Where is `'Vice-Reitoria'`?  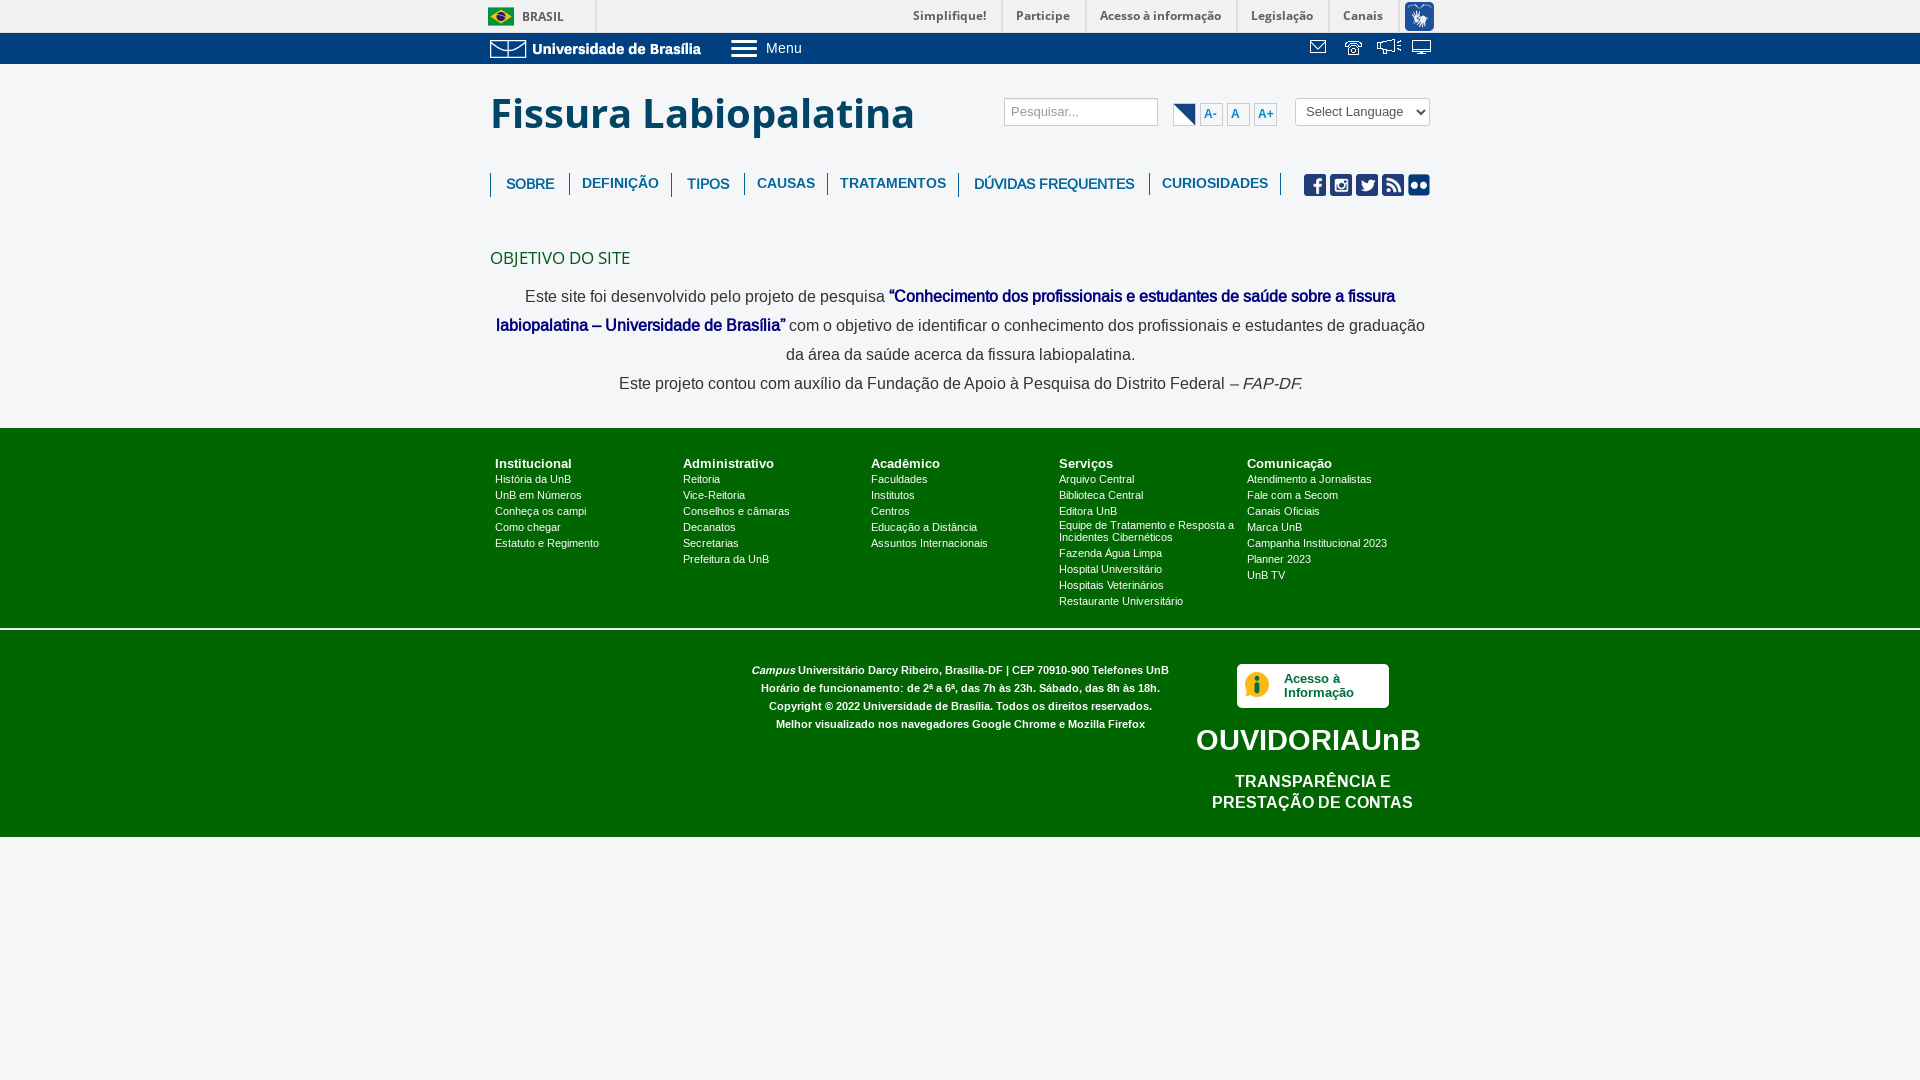 'Vice-Reitoria' is located at coordinates (714, 495).